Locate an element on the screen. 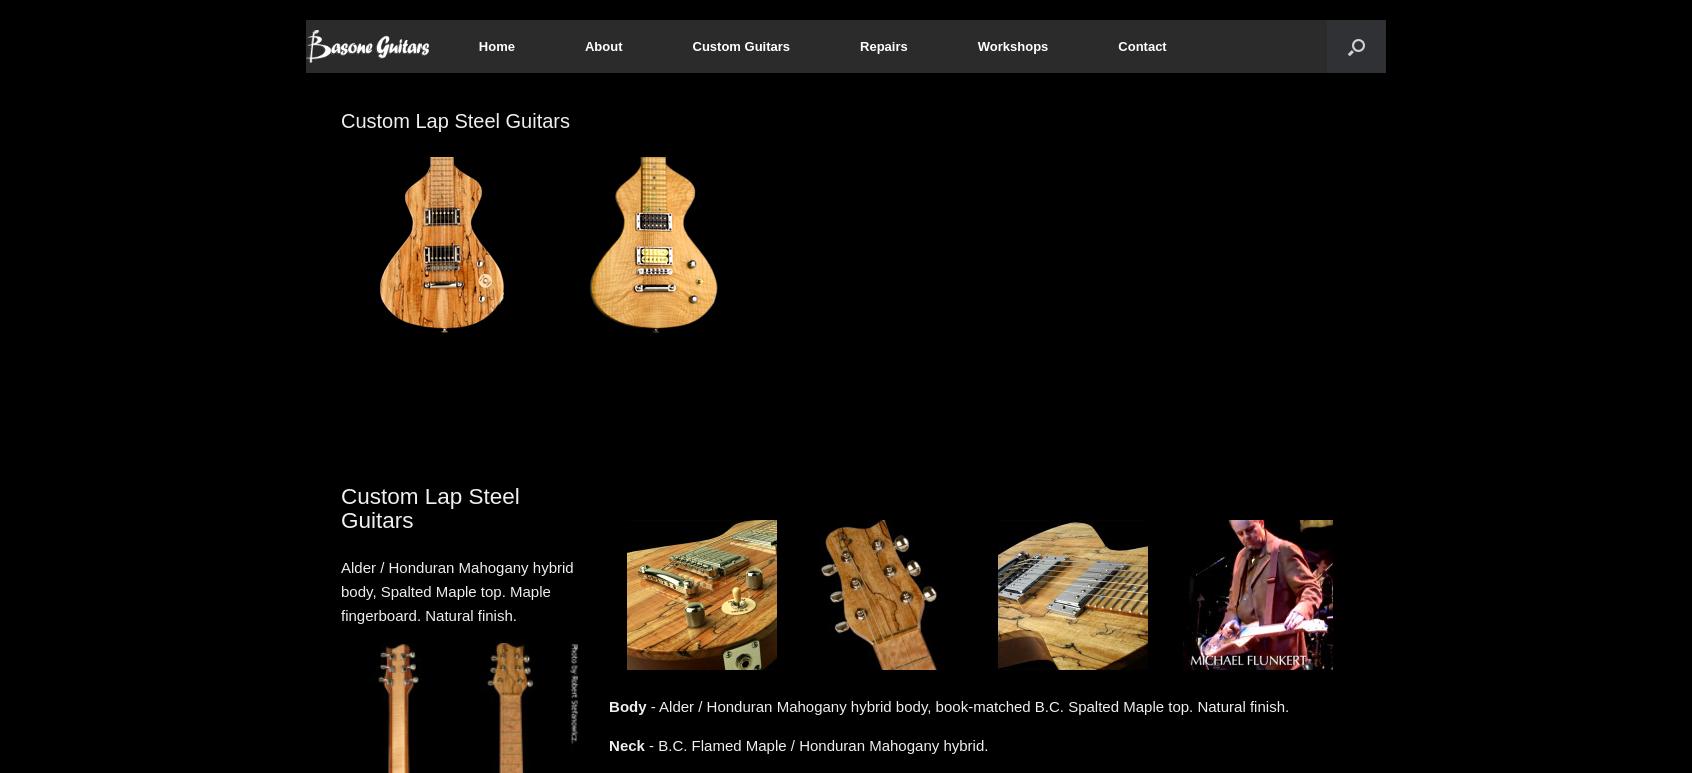  'Workshops' is located at coordinates (1011, 45).